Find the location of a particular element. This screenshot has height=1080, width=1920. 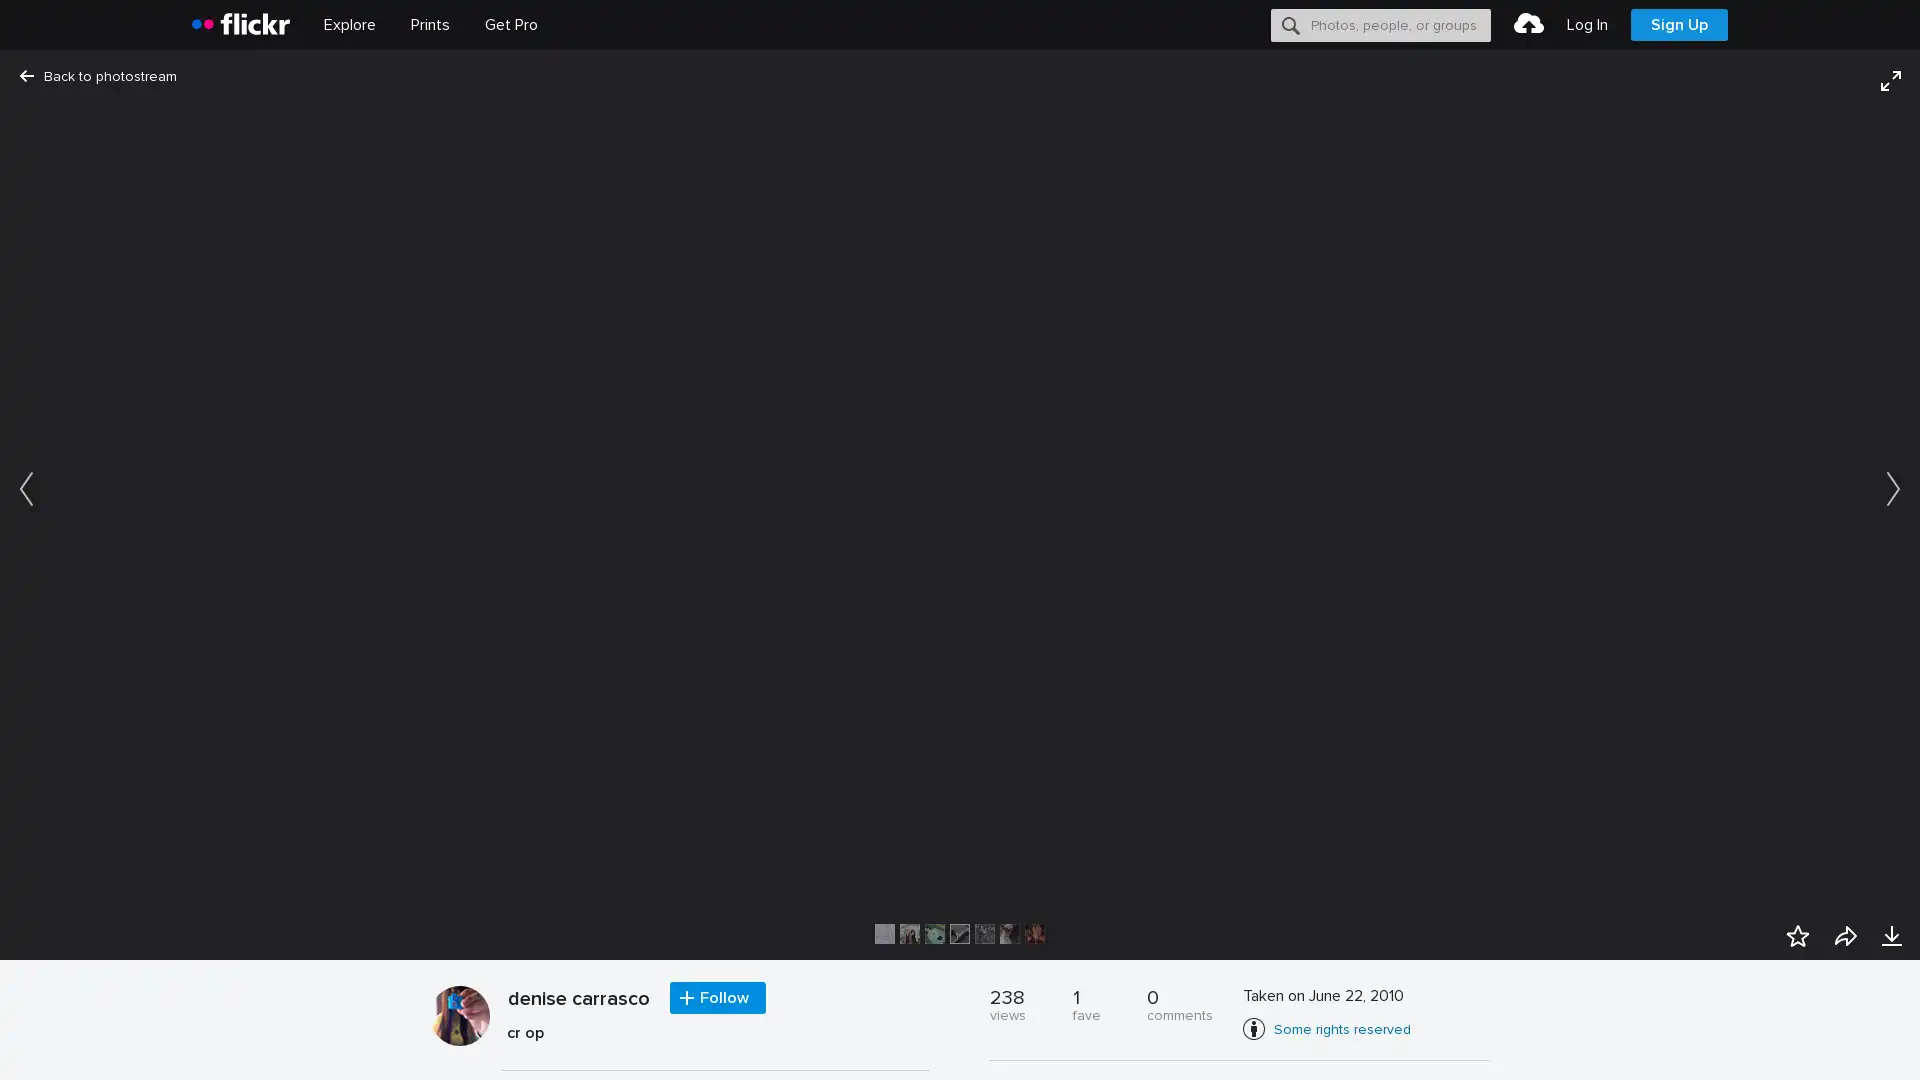

Accept is located at coordinates (1525, 1041).